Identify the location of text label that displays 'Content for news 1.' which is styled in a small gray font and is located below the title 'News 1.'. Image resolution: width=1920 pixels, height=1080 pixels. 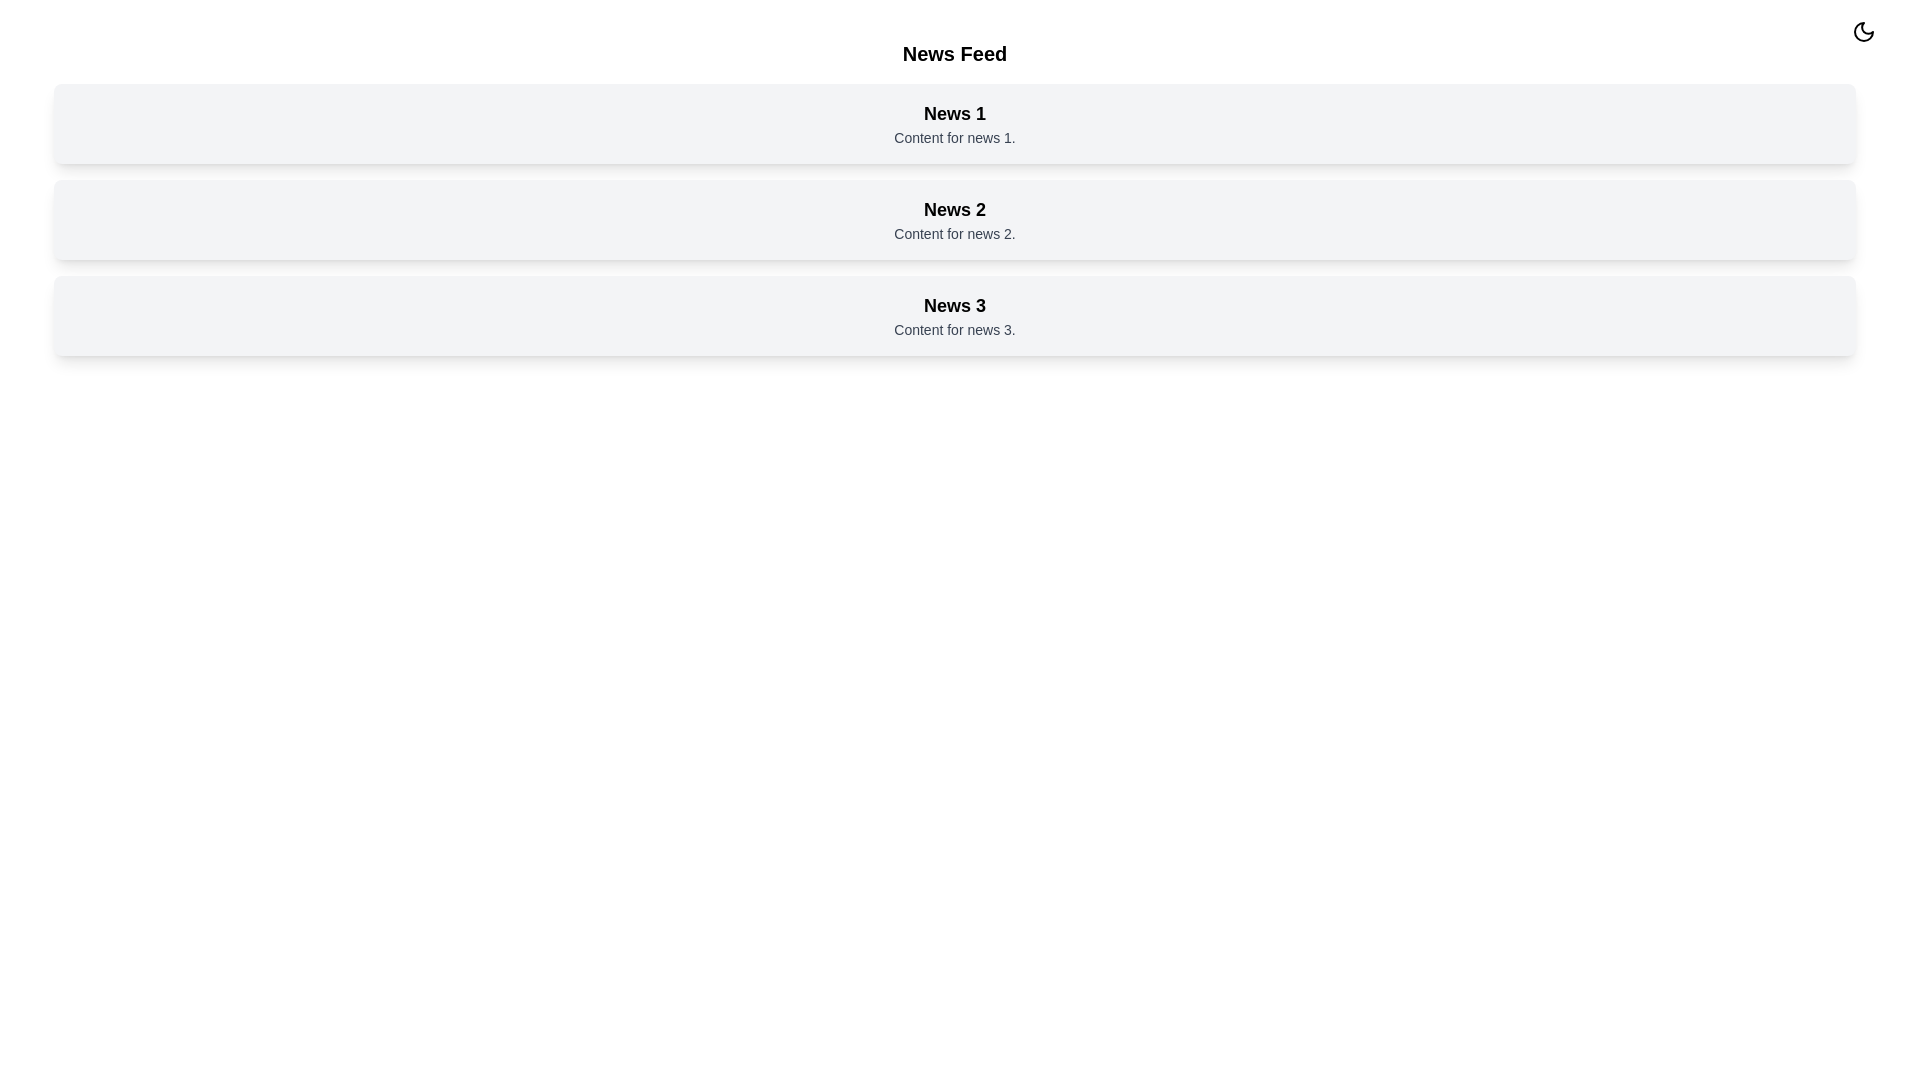
(954, 137).